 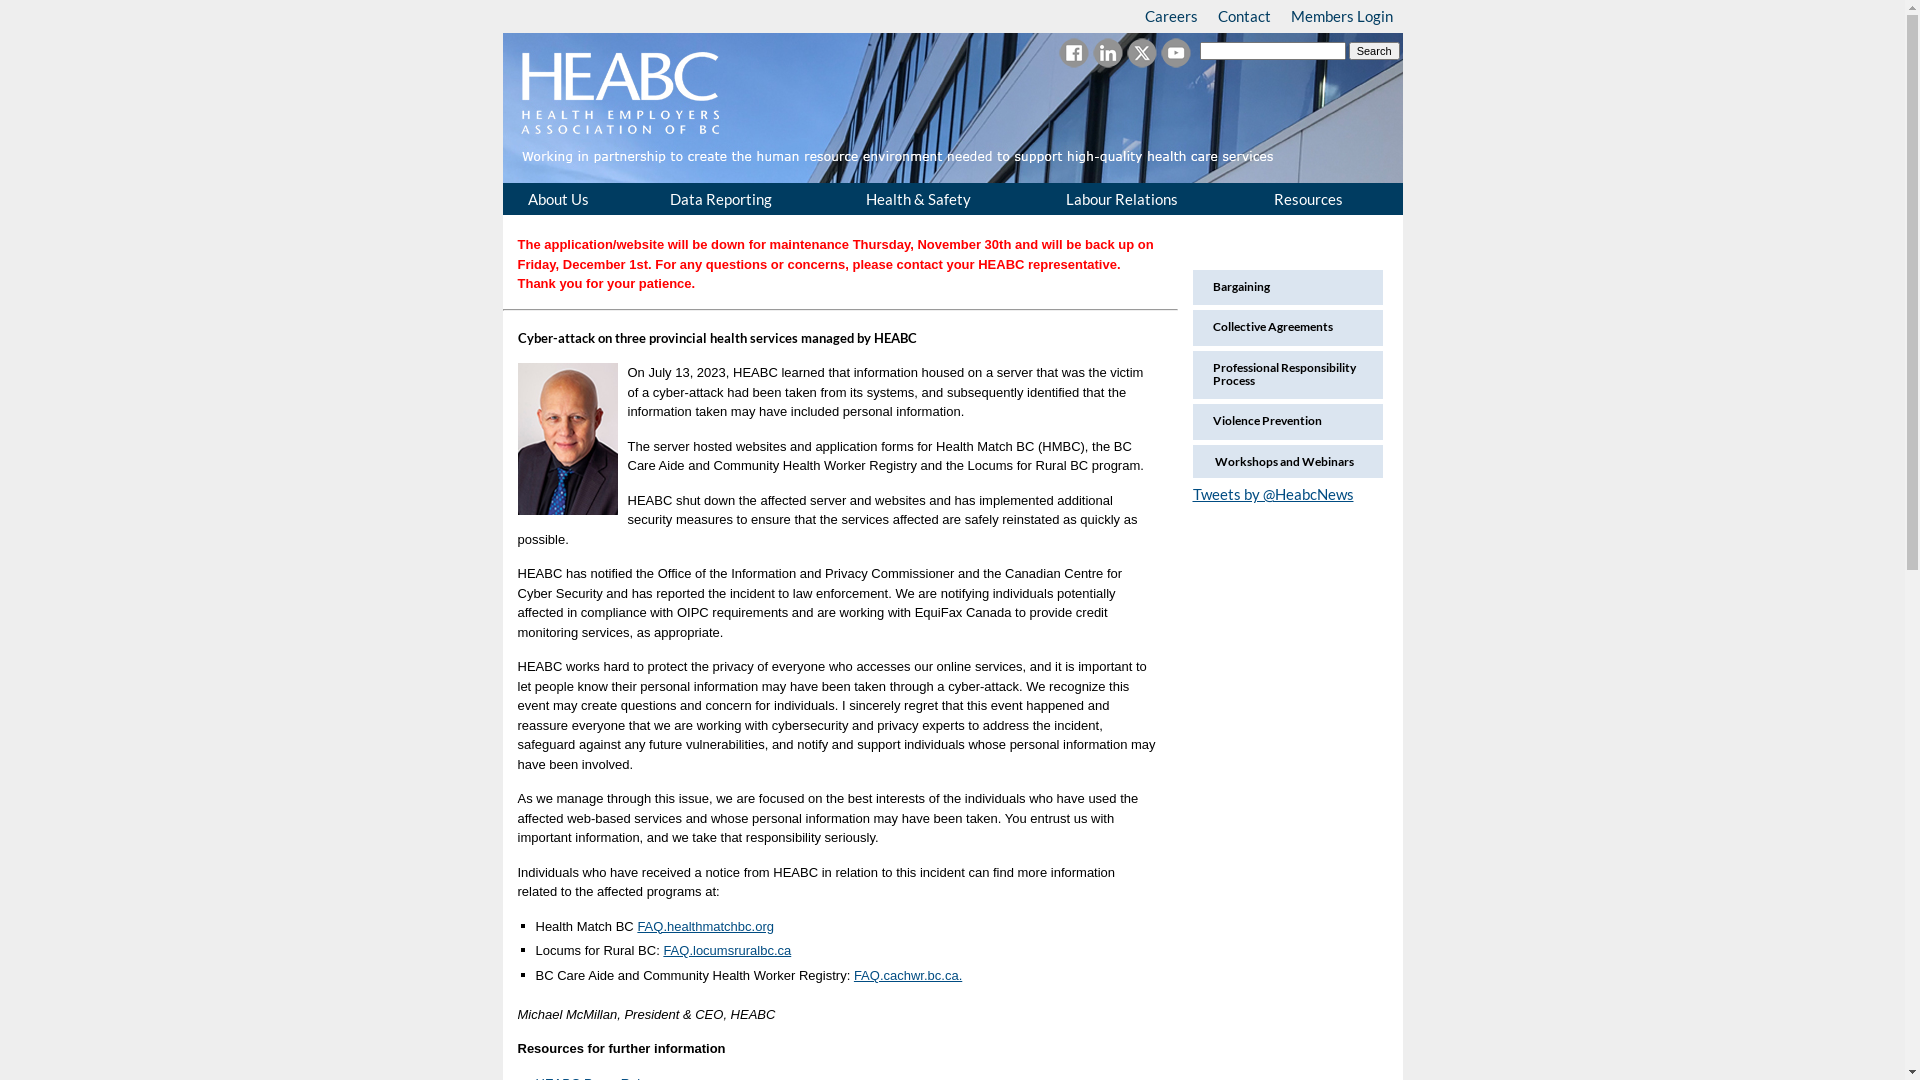 I want to click on 'Violence Prevention', so click(x=1260, y=432).